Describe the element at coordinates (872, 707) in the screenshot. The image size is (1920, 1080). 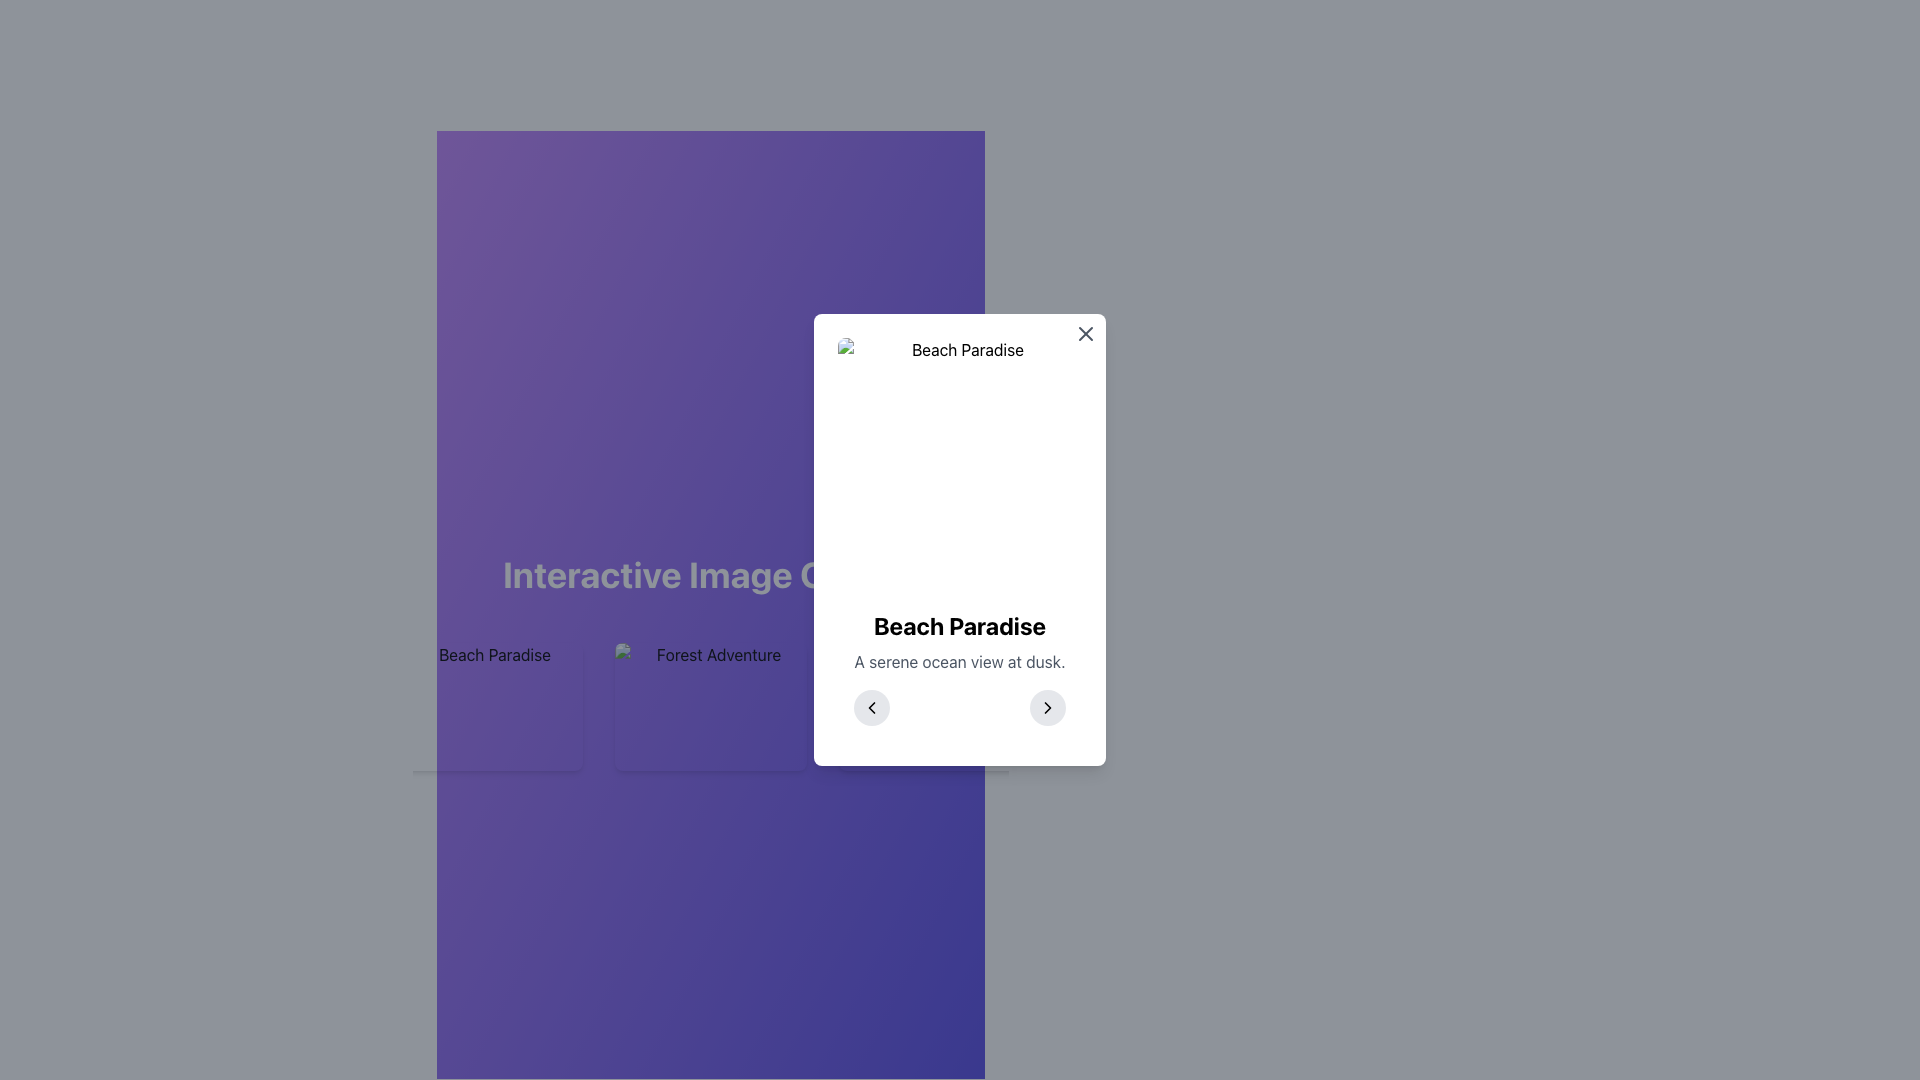
I see `the chevron icon located in the top-left corner of the modal window` at that location.